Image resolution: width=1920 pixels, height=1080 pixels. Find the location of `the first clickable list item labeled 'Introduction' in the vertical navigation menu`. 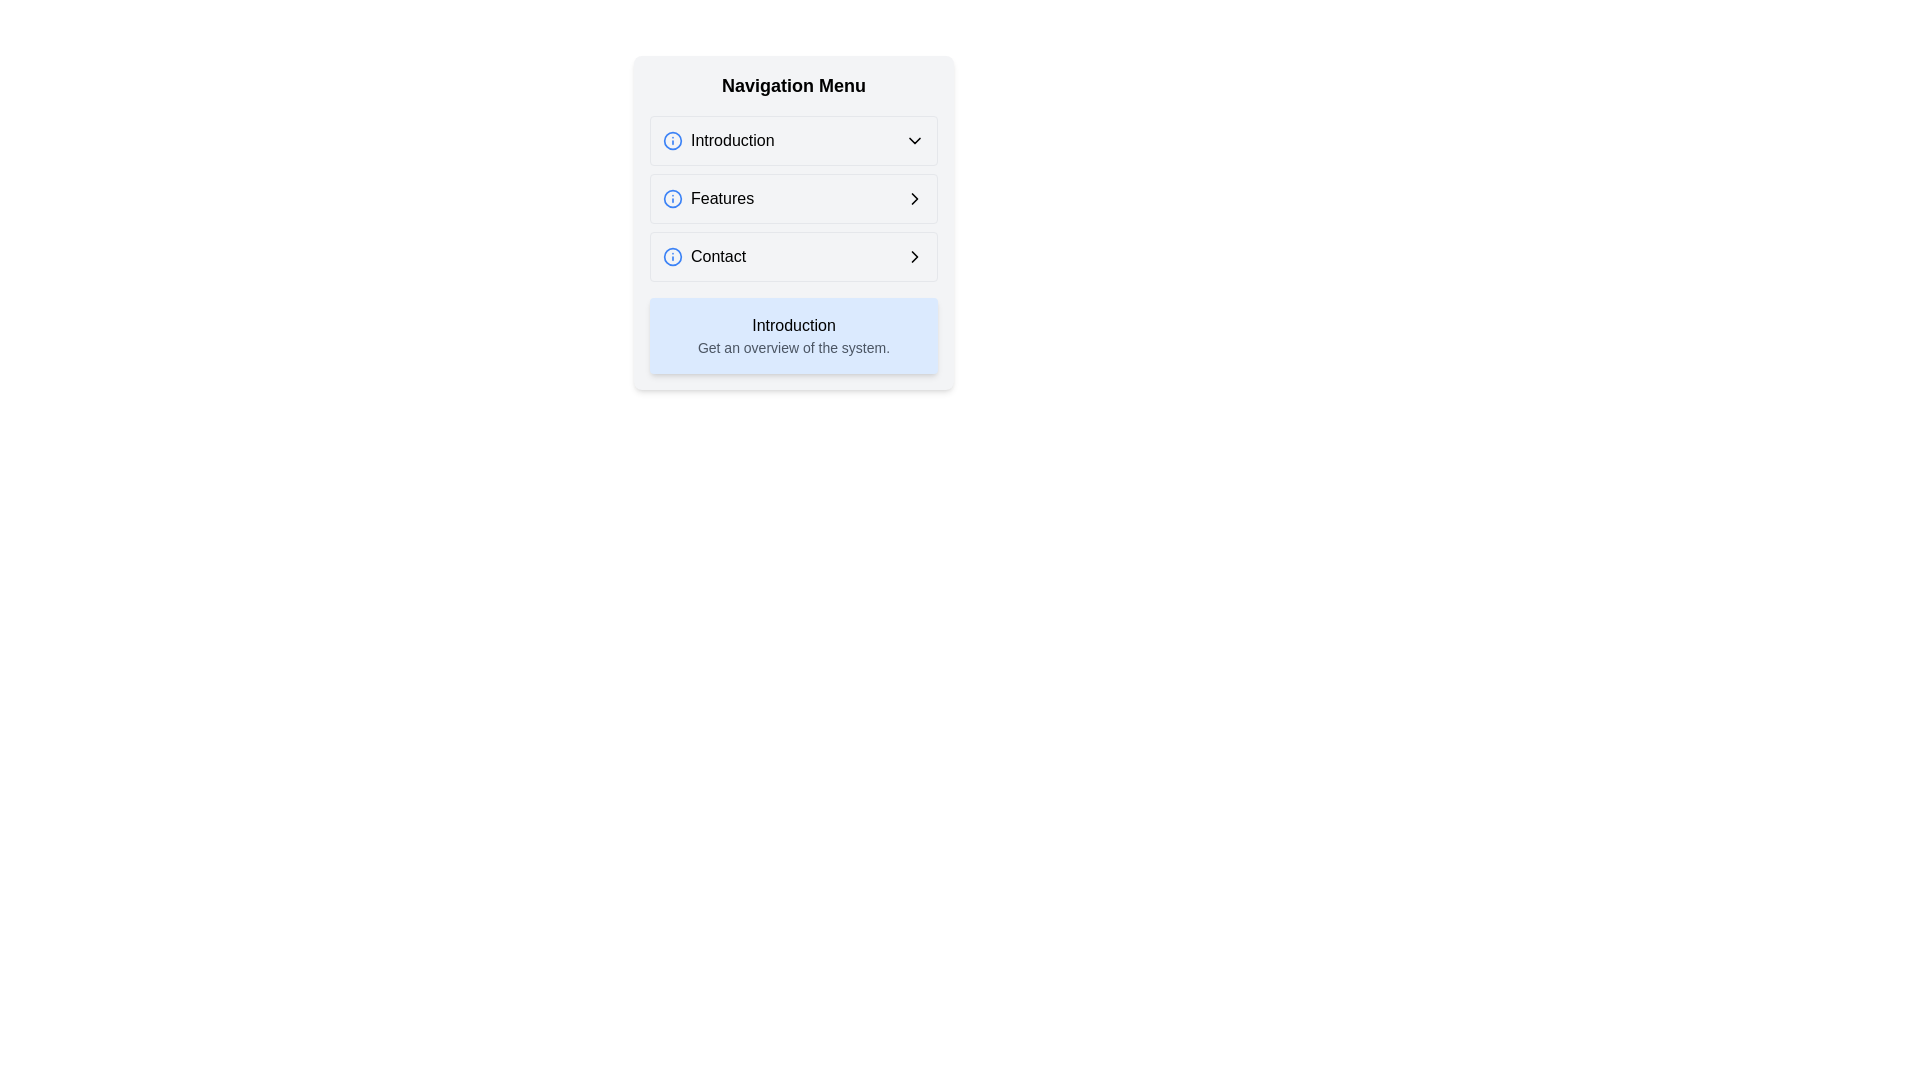

the first clickable list item labeled 'Introduction' in the vertical navigation menu is located at coordinates (792, 140).